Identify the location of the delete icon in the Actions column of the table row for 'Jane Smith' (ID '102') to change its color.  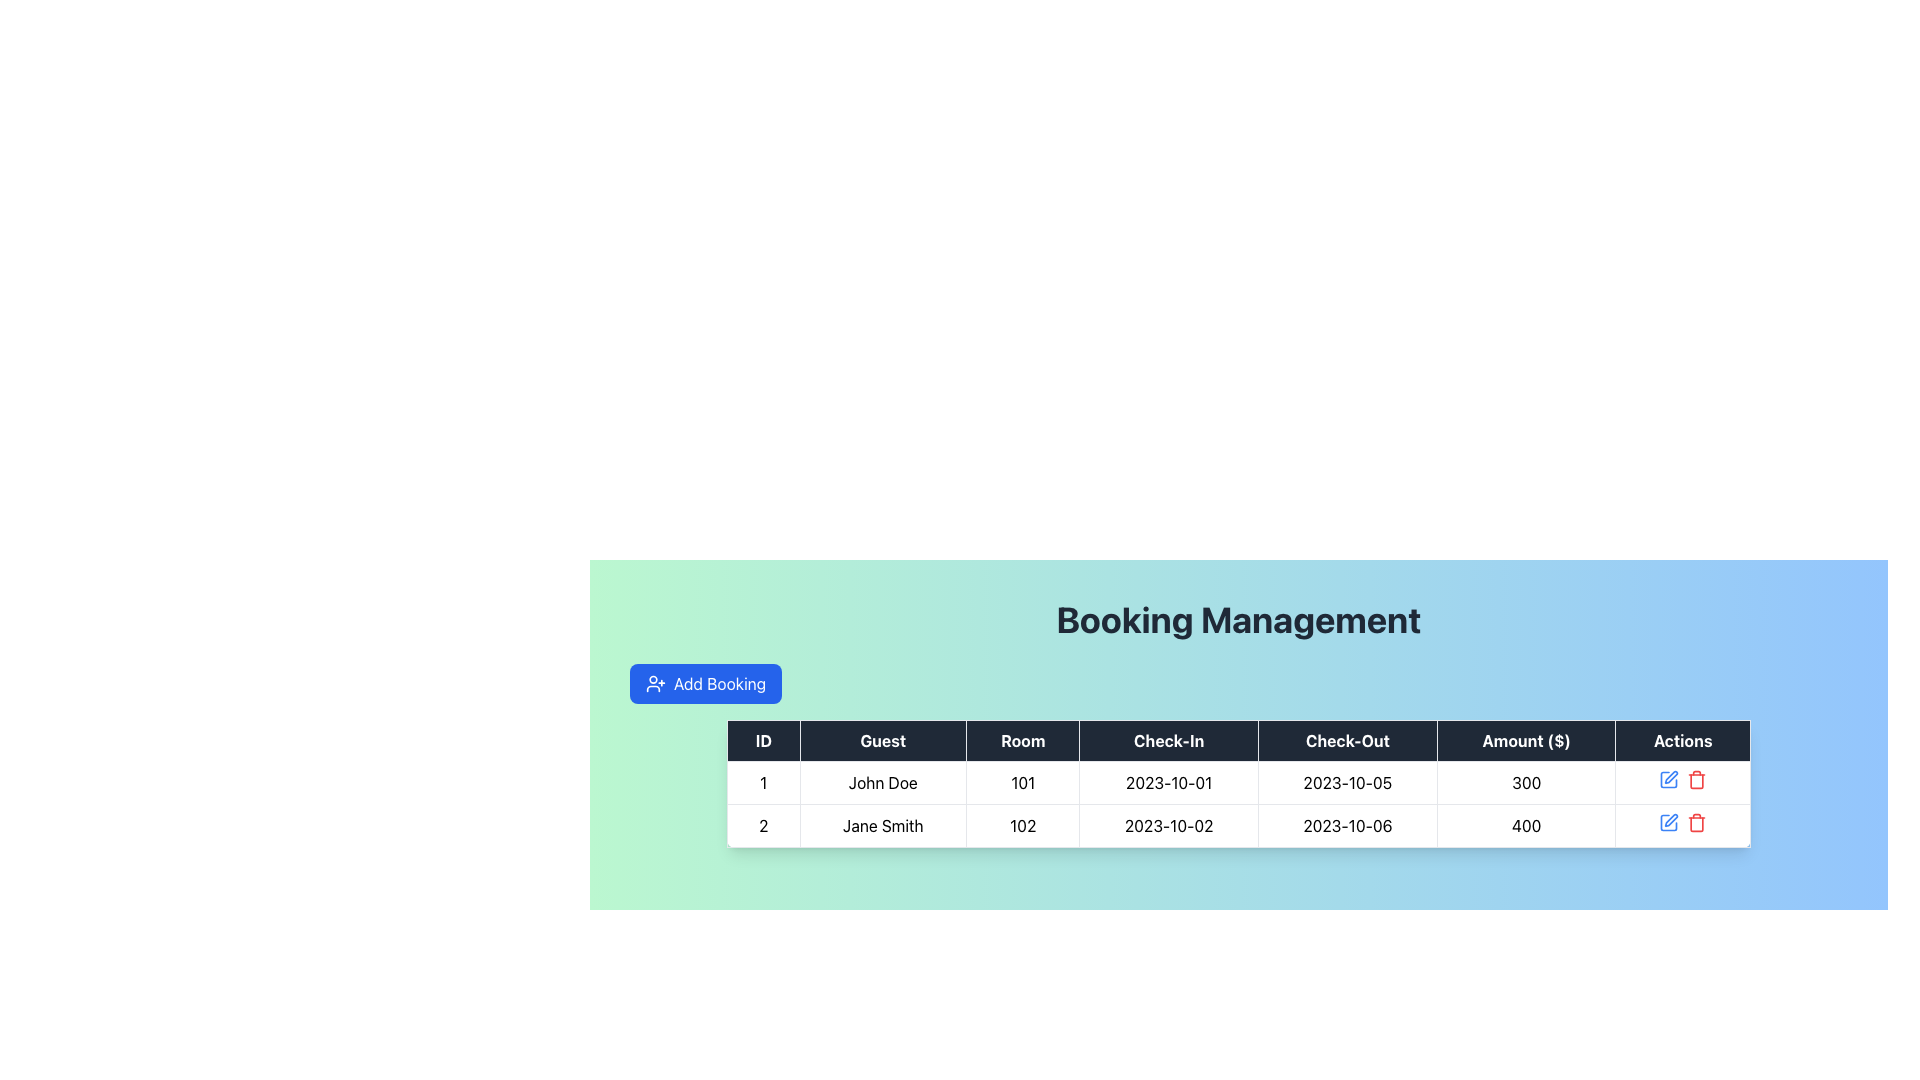
(1682, 825).